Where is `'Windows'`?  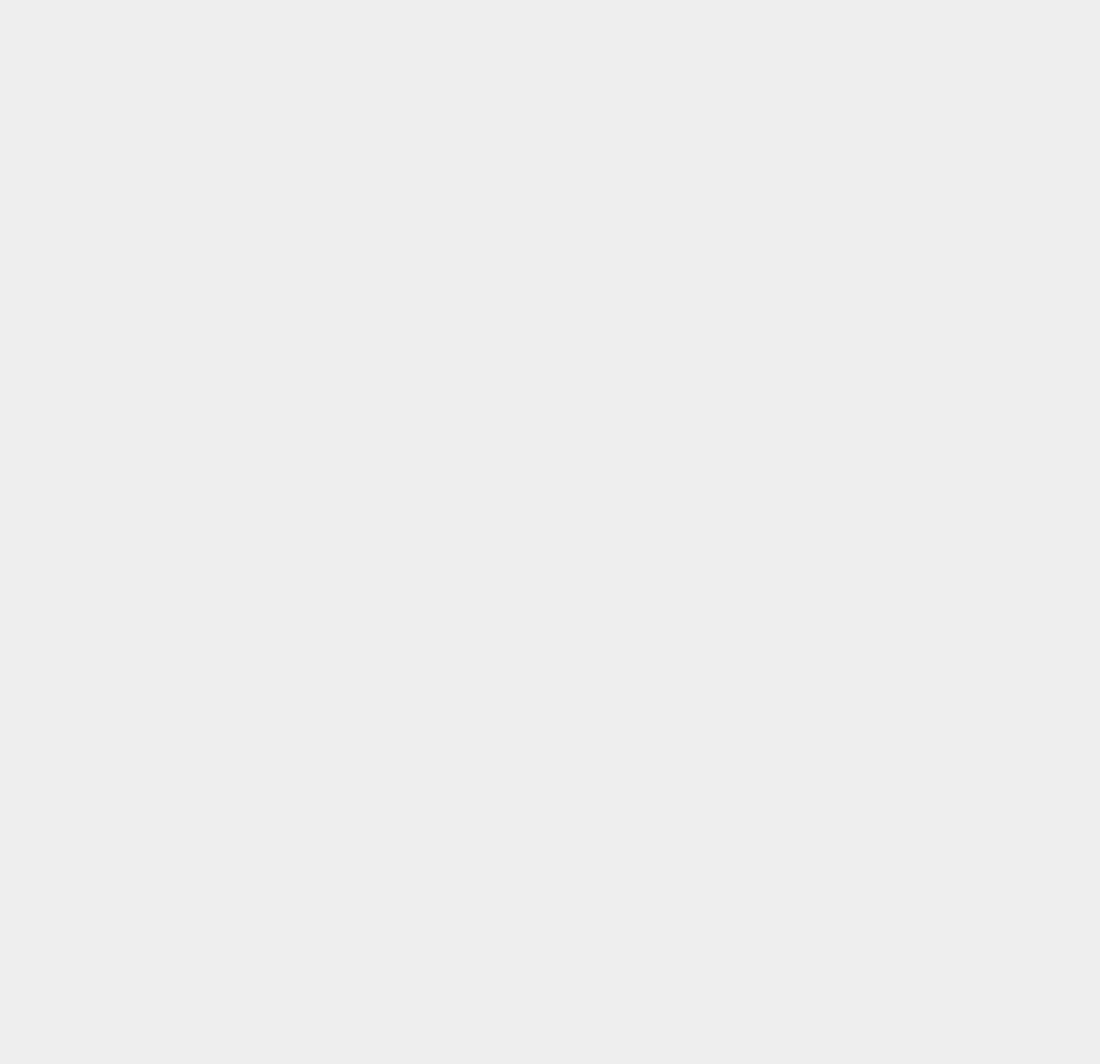 'Windows' is located at coordinates (806, 1047).